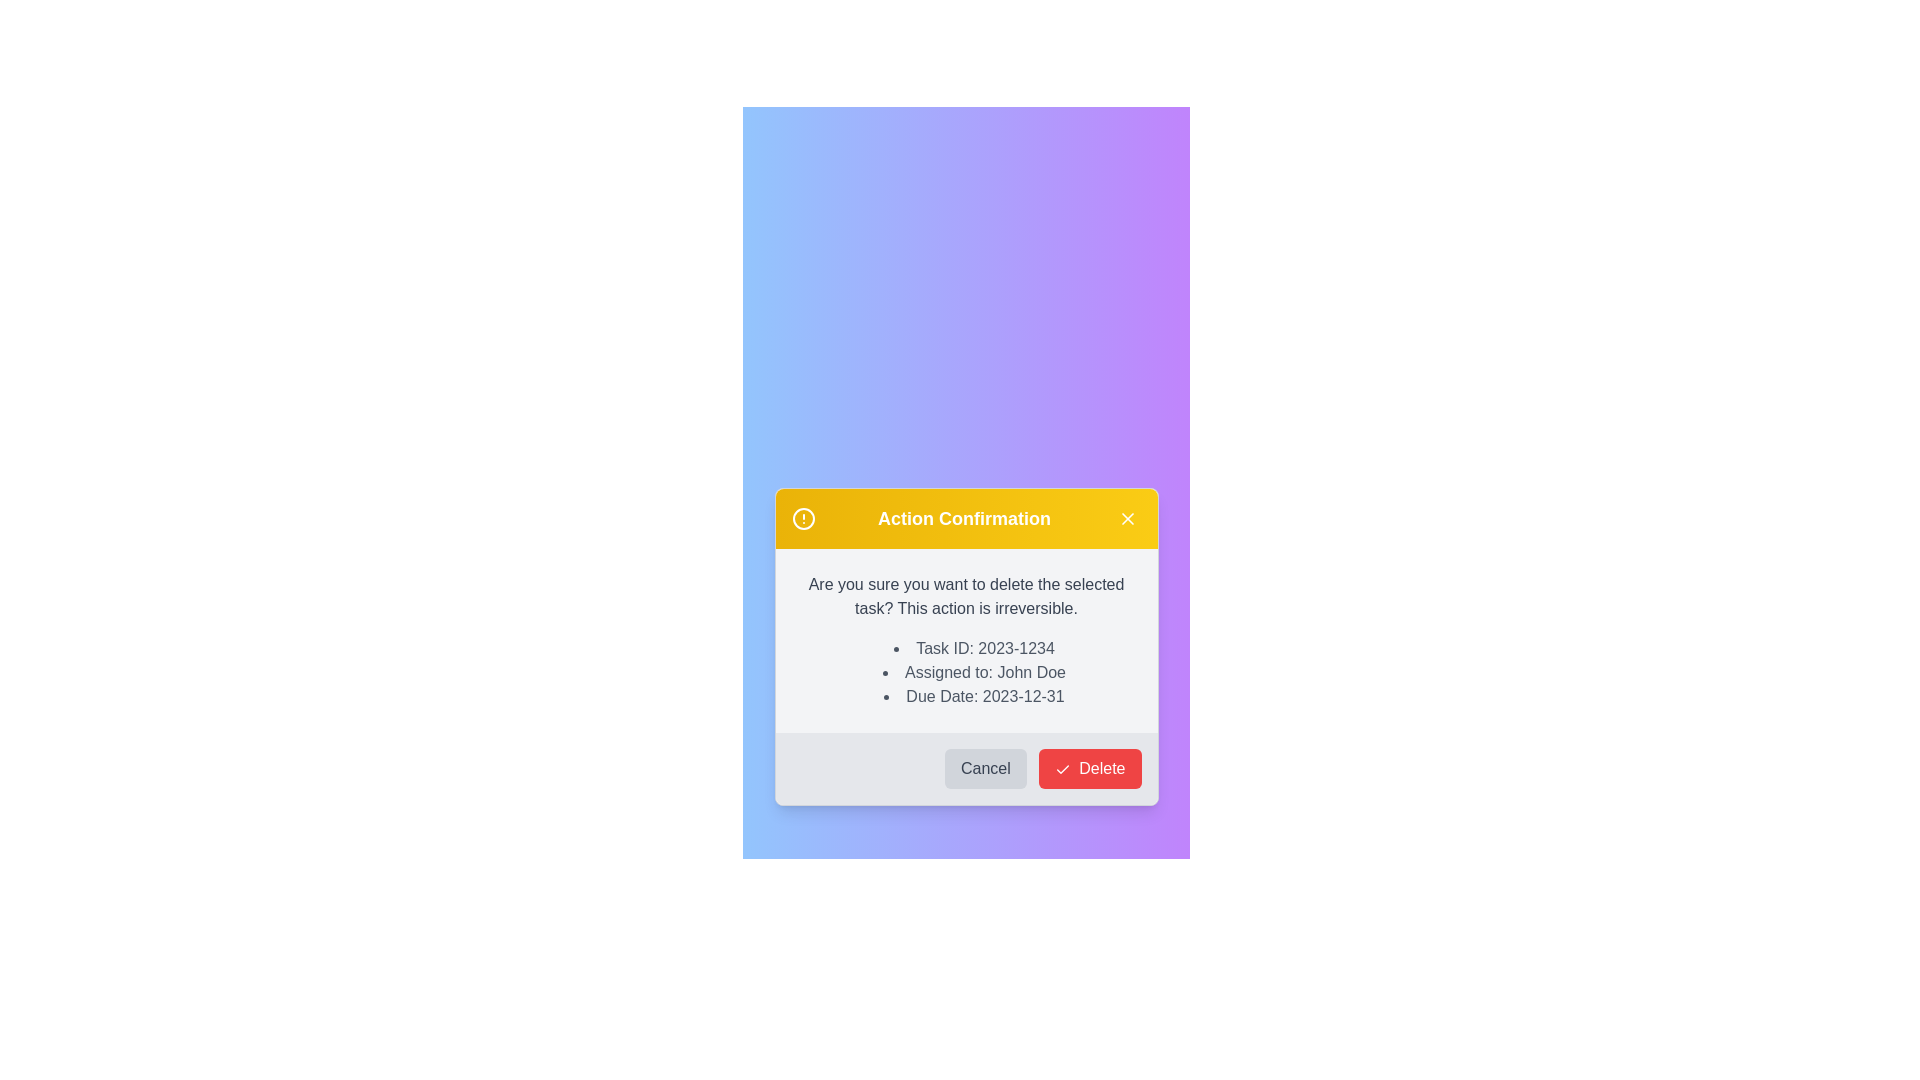  What do you see at coordinates (974, 648) in the screenshot?
I see `the static text element that displays the ID of a task, located in the middle section of the 'Action Confirmation' modal, above 'Assigned to: John Doe' and 'Due Date: 2023-12-31'` at bounding box center [974, 648].